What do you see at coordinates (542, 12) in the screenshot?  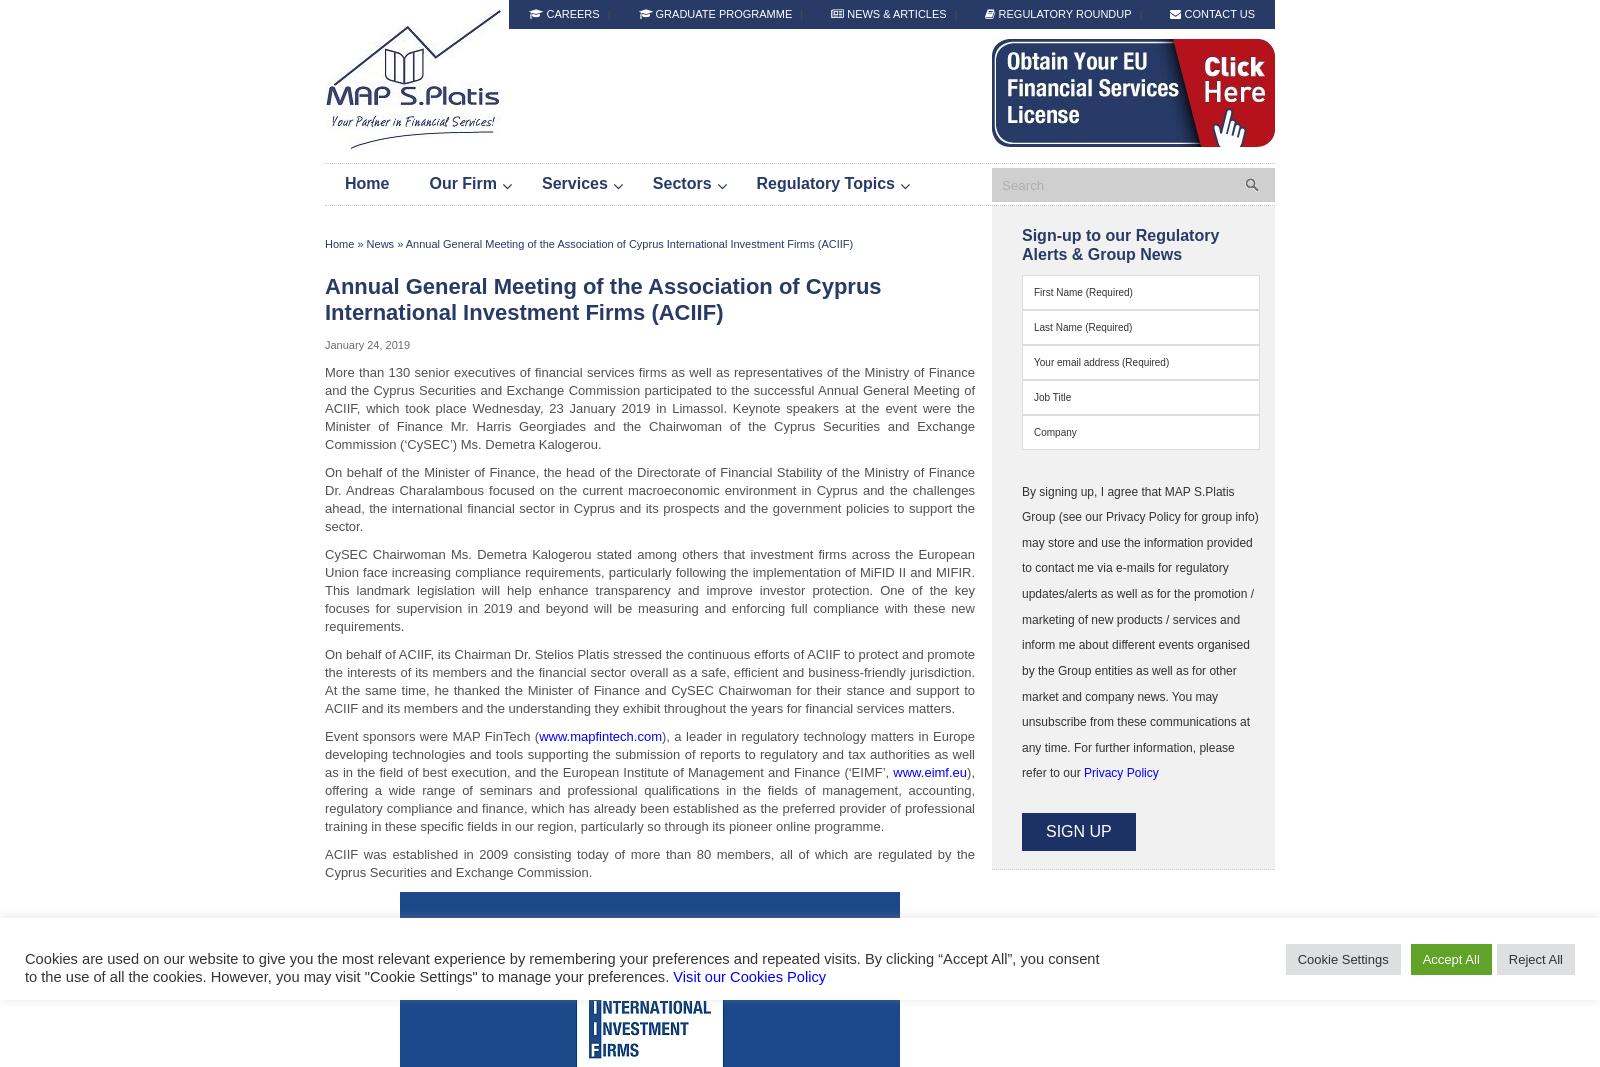 I see `'Careers'` at bounding box center [542, 12].